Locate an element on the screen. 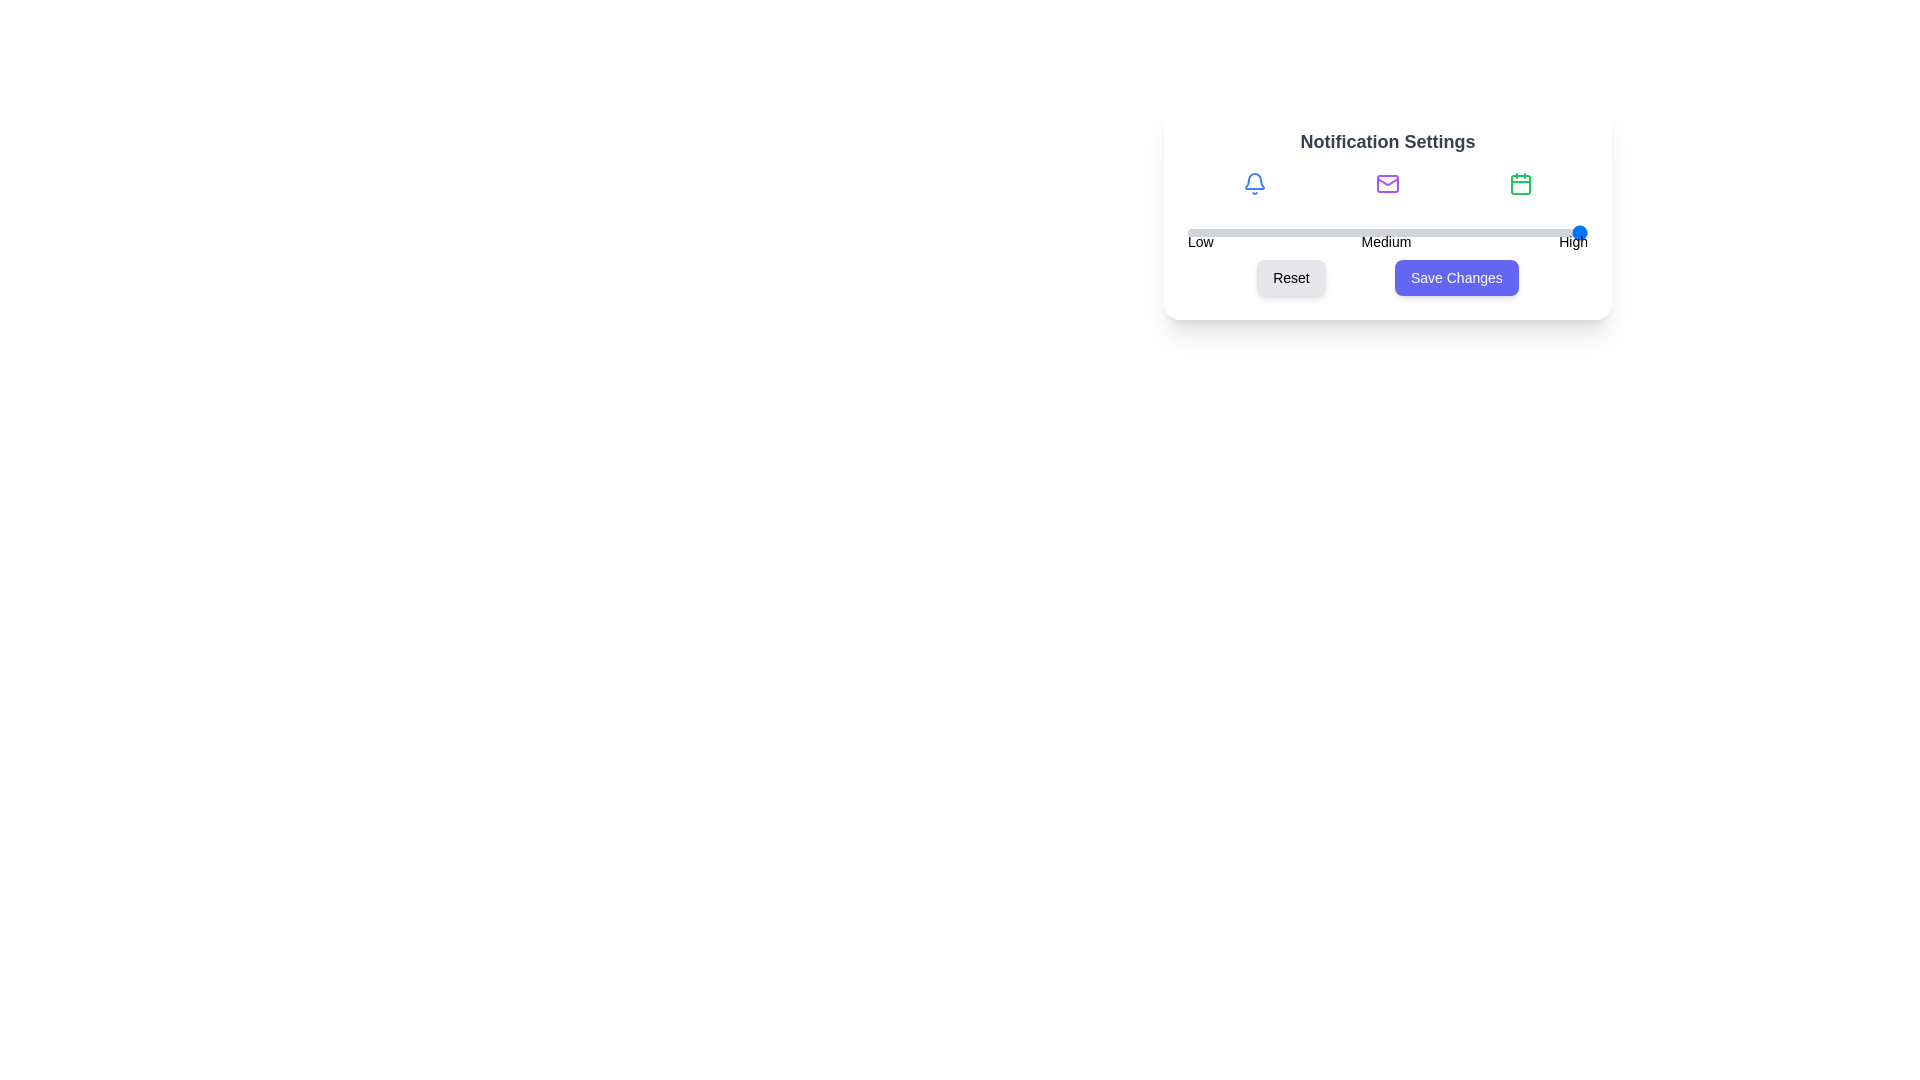  the Mail icon to view its details is located at coordinates (1386, 184).